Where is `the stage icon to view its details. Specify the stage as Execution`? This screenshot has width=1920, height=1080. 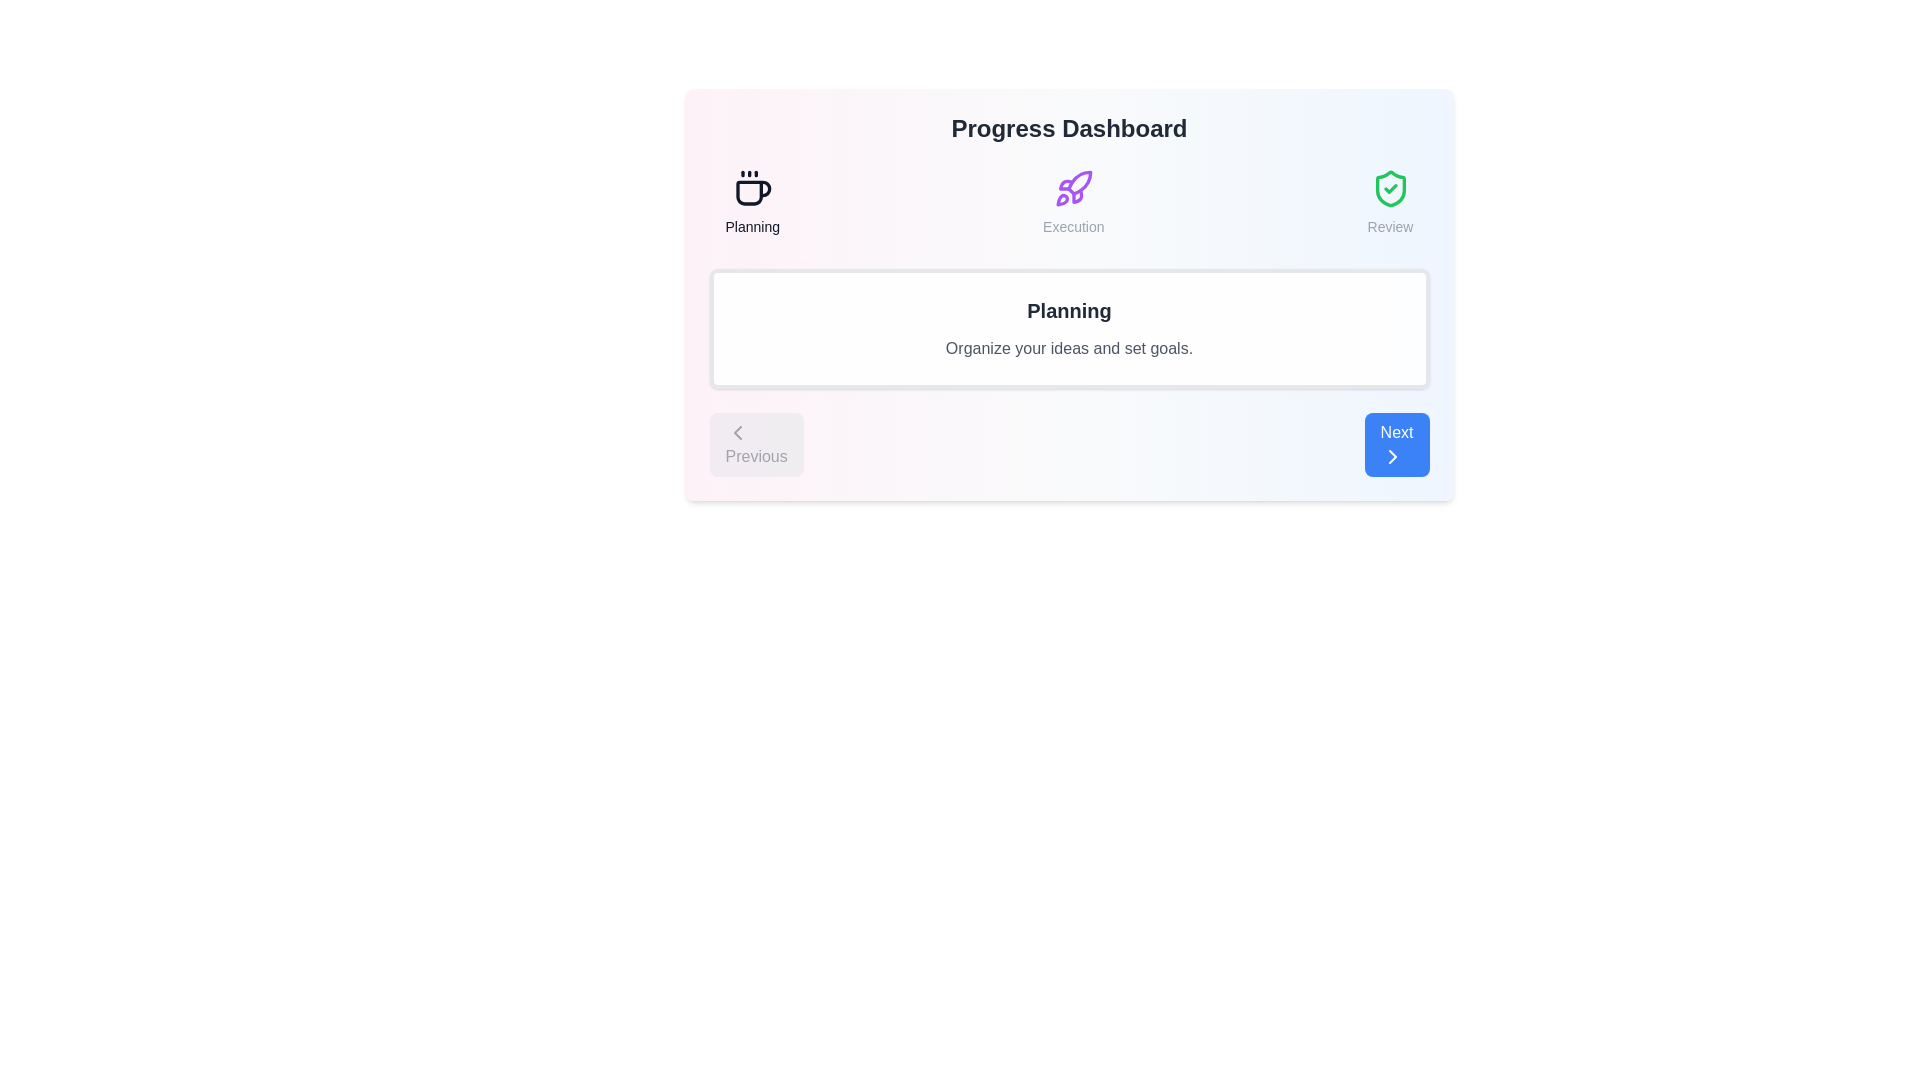
the stage icon to view its details. Specify the stage as Execution is located at coordinates (1072, 203).